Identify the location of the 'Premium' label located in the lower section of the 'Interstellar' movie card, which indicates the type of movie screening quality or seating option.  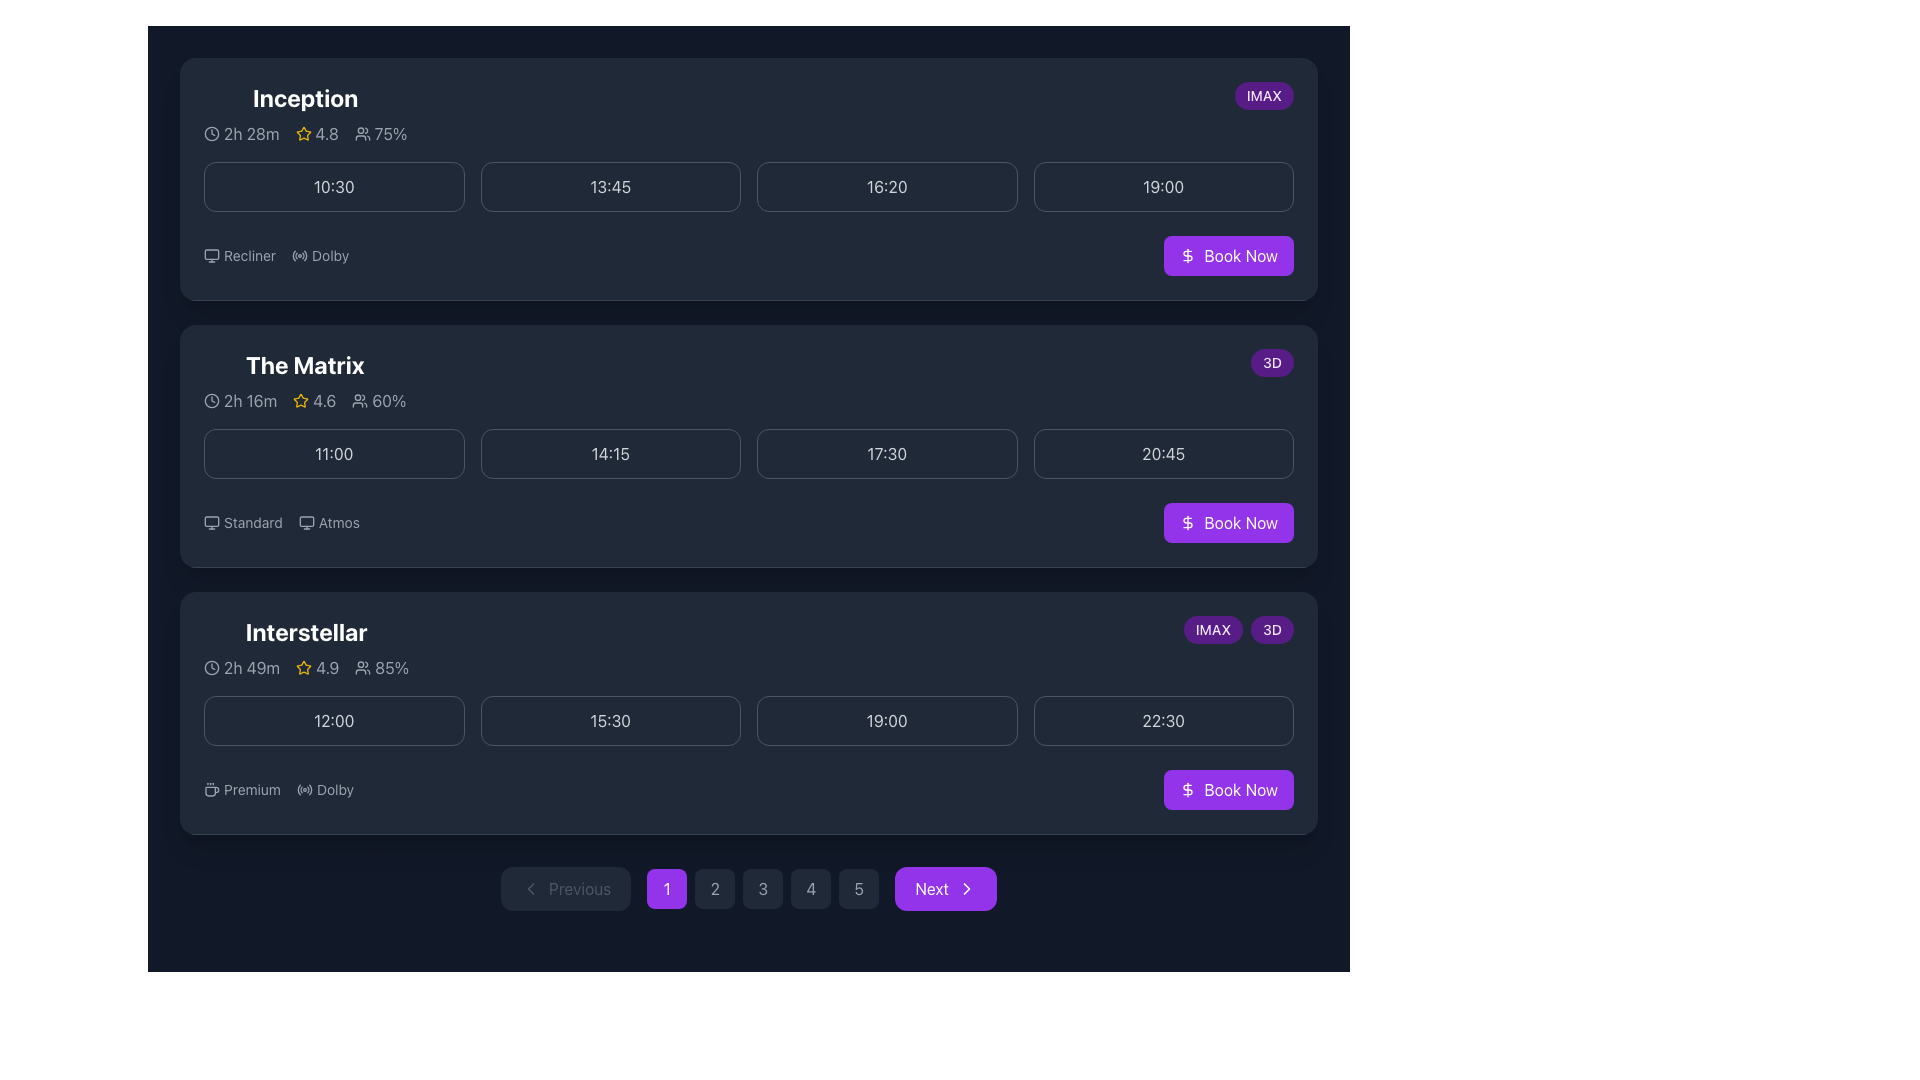
(241, 789).